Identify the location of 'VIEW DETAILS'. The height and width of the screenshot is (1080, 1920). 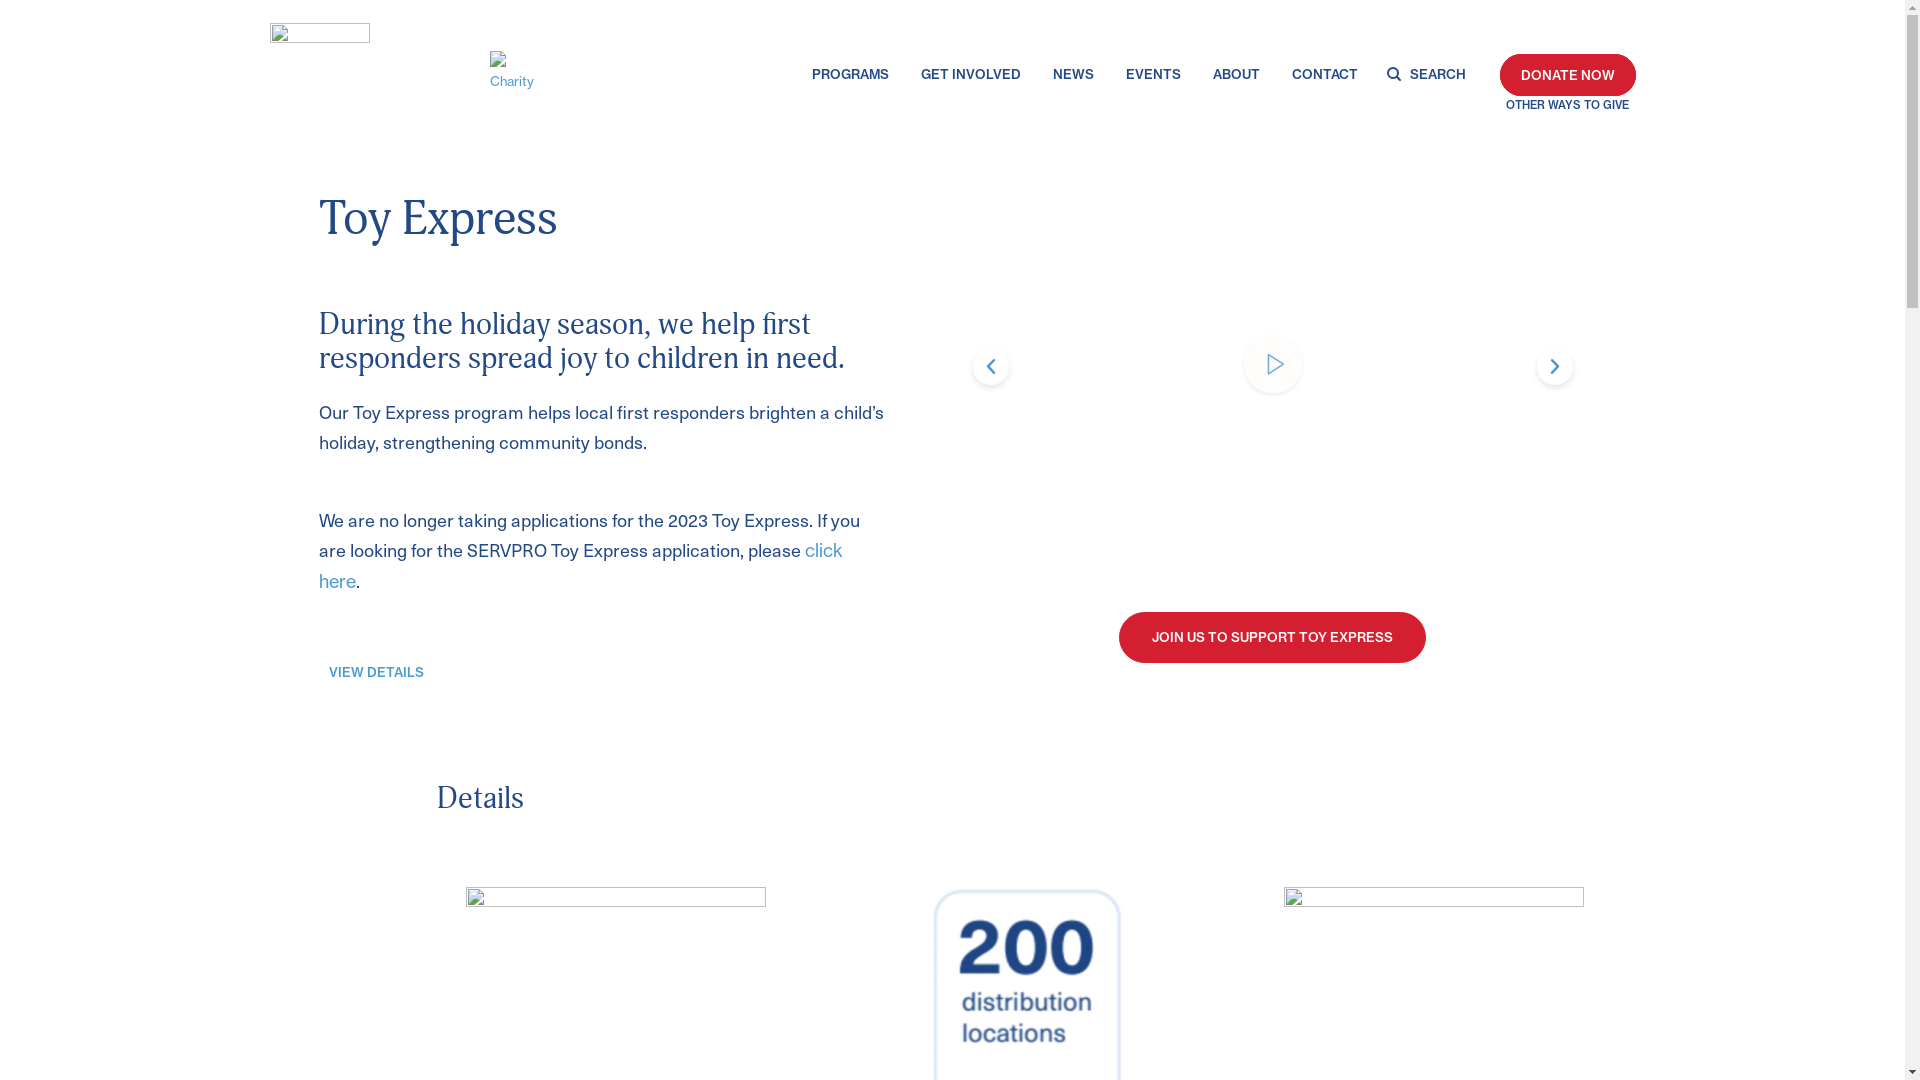
(376, 673).